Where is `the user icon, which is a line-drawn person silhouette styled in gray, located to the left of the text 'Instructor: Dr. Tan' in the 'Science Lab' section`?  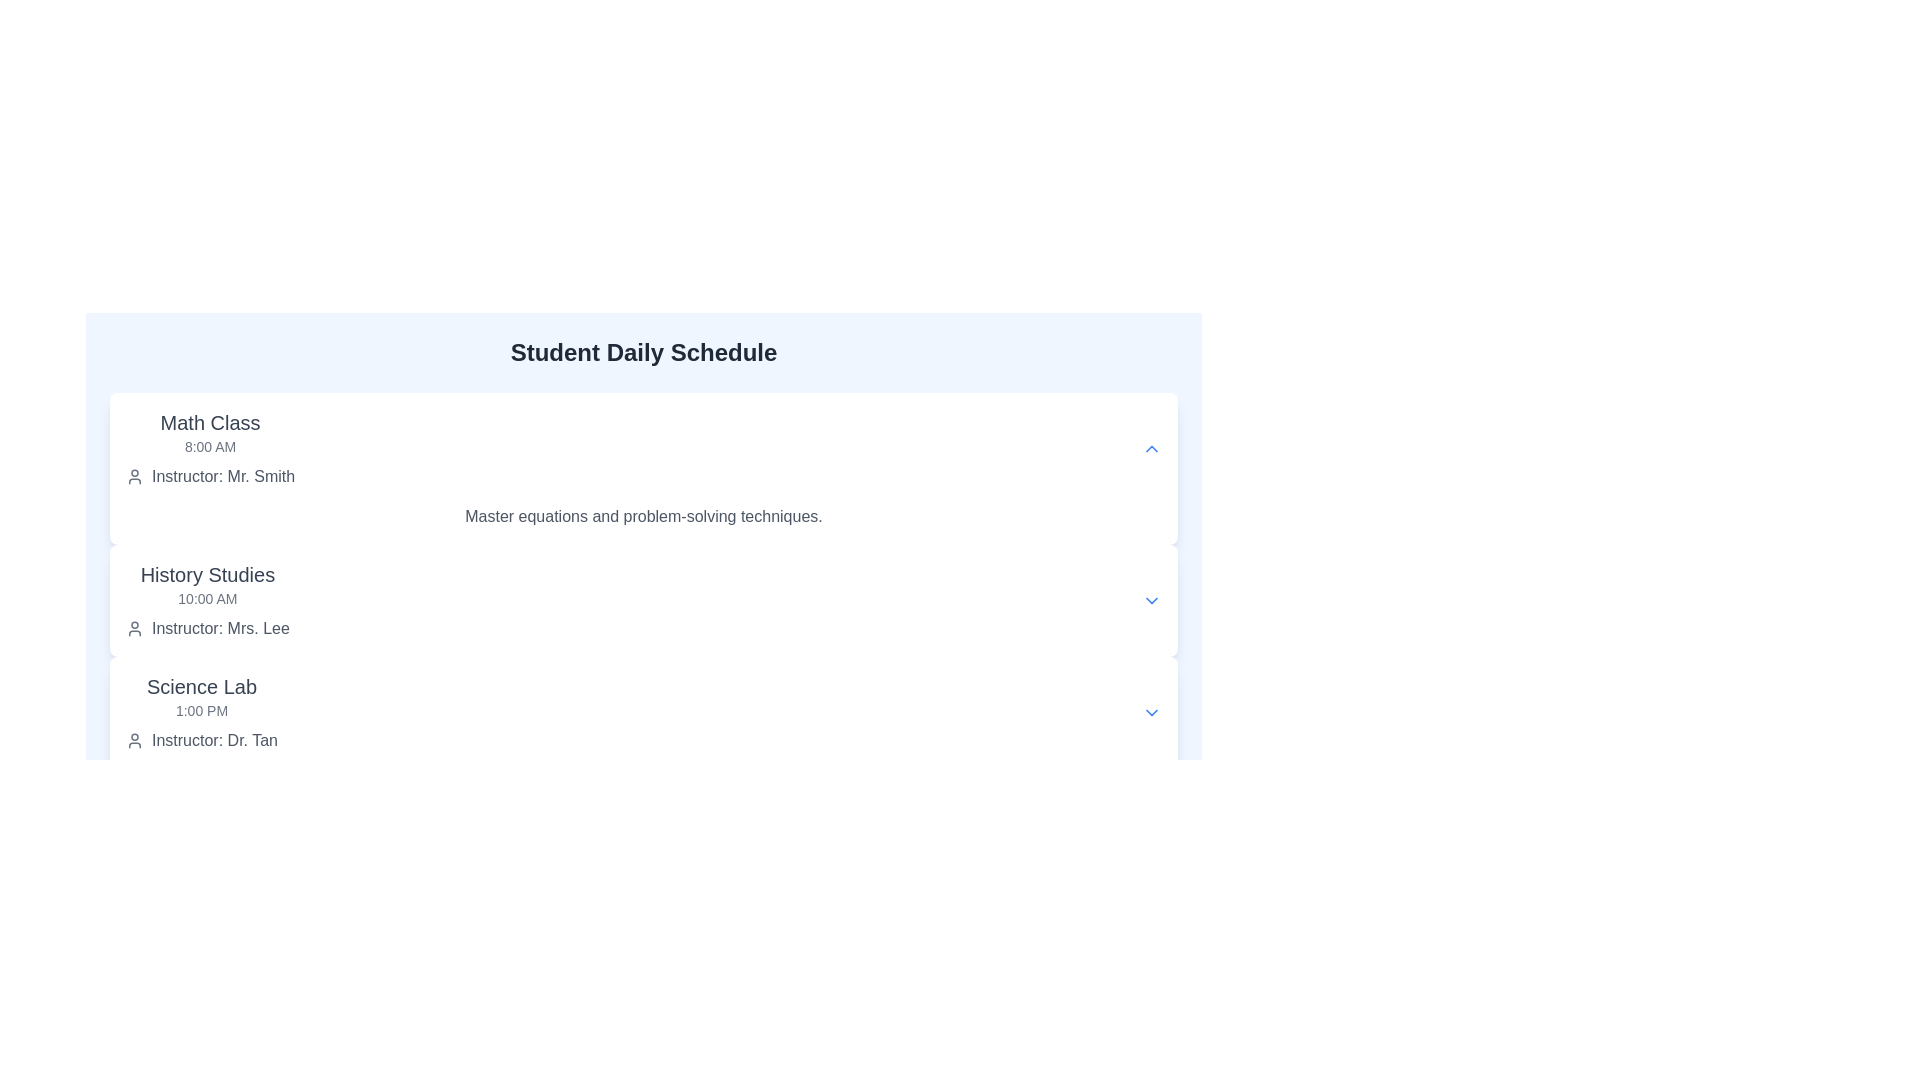
the user icon, which is a line-drawn person silhouette styled in gray, located to the left of the text 'Instructor: Dr. Tan' in the 'Science Lab' section is located at coordinates (133, 740).